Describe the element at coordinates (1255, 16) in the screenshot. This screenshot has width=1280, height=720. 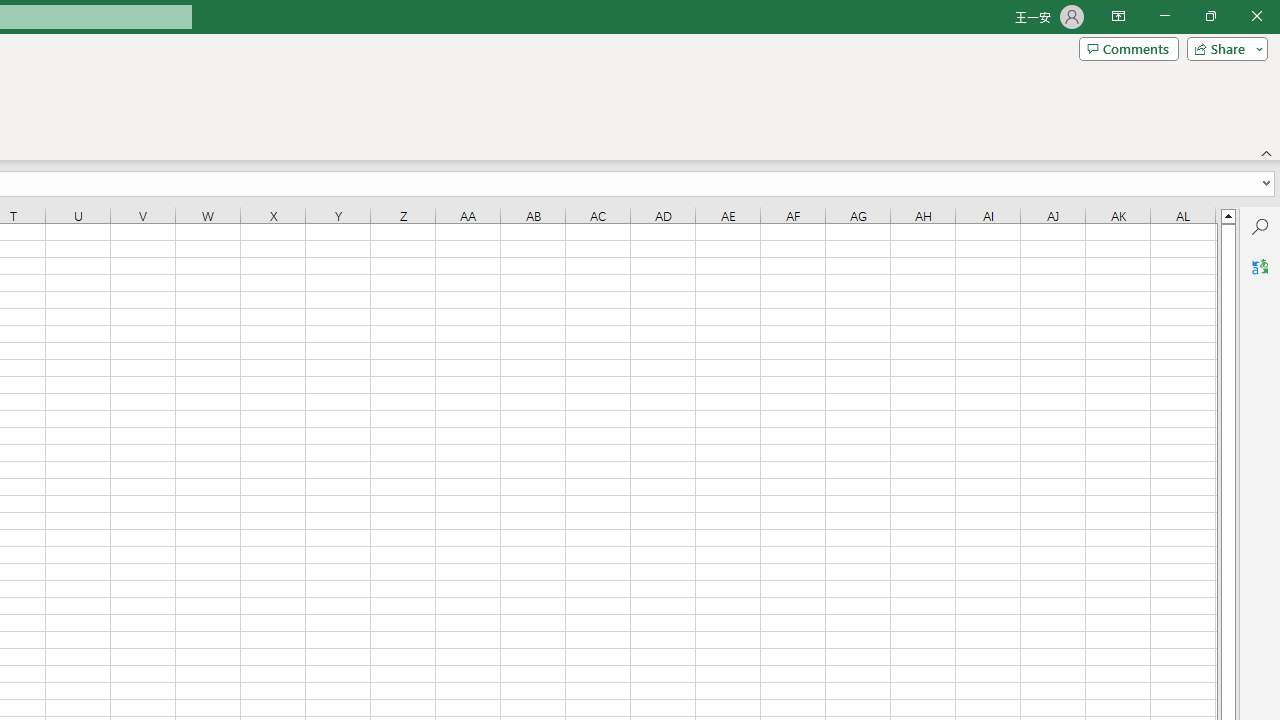
I see `'Close'` at that location.